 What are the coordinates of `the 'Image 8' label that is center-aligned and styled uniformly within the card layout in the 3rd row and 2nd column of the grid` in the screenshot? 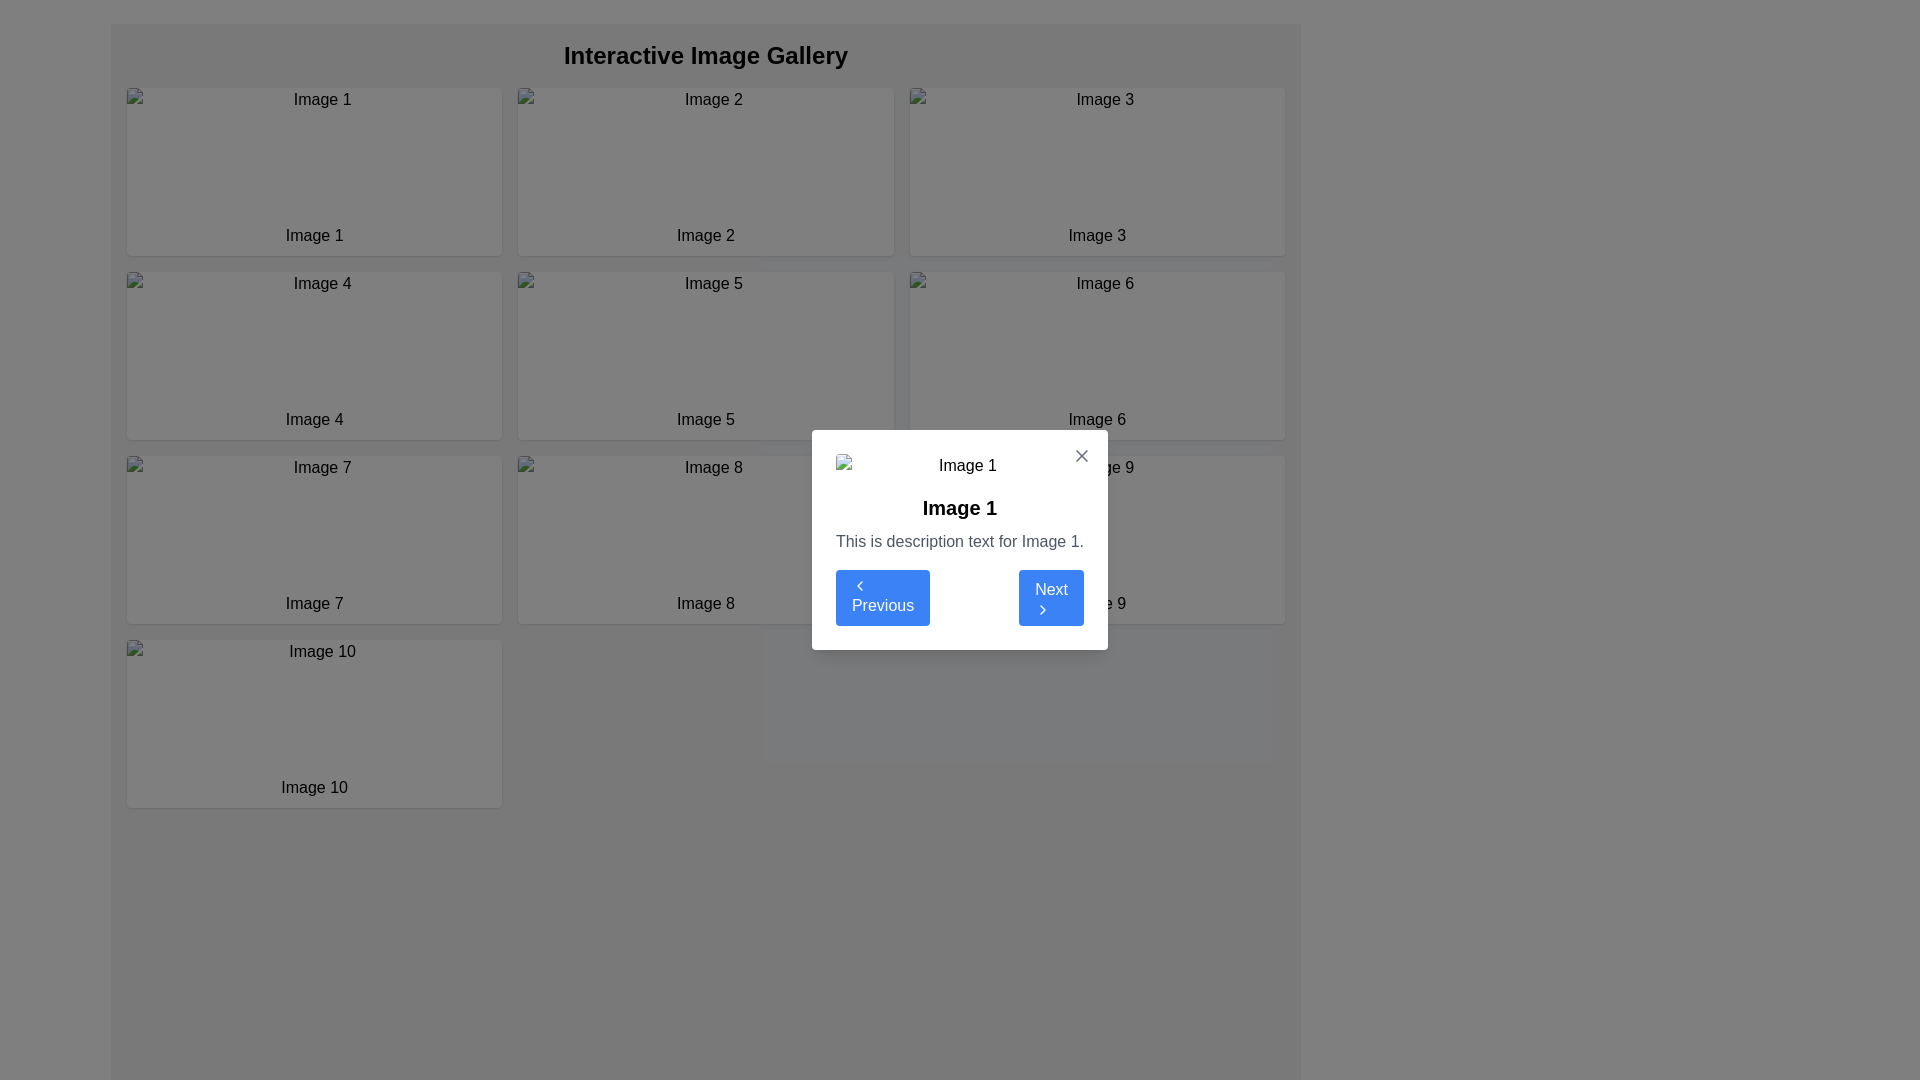 It's located at (705, 603).